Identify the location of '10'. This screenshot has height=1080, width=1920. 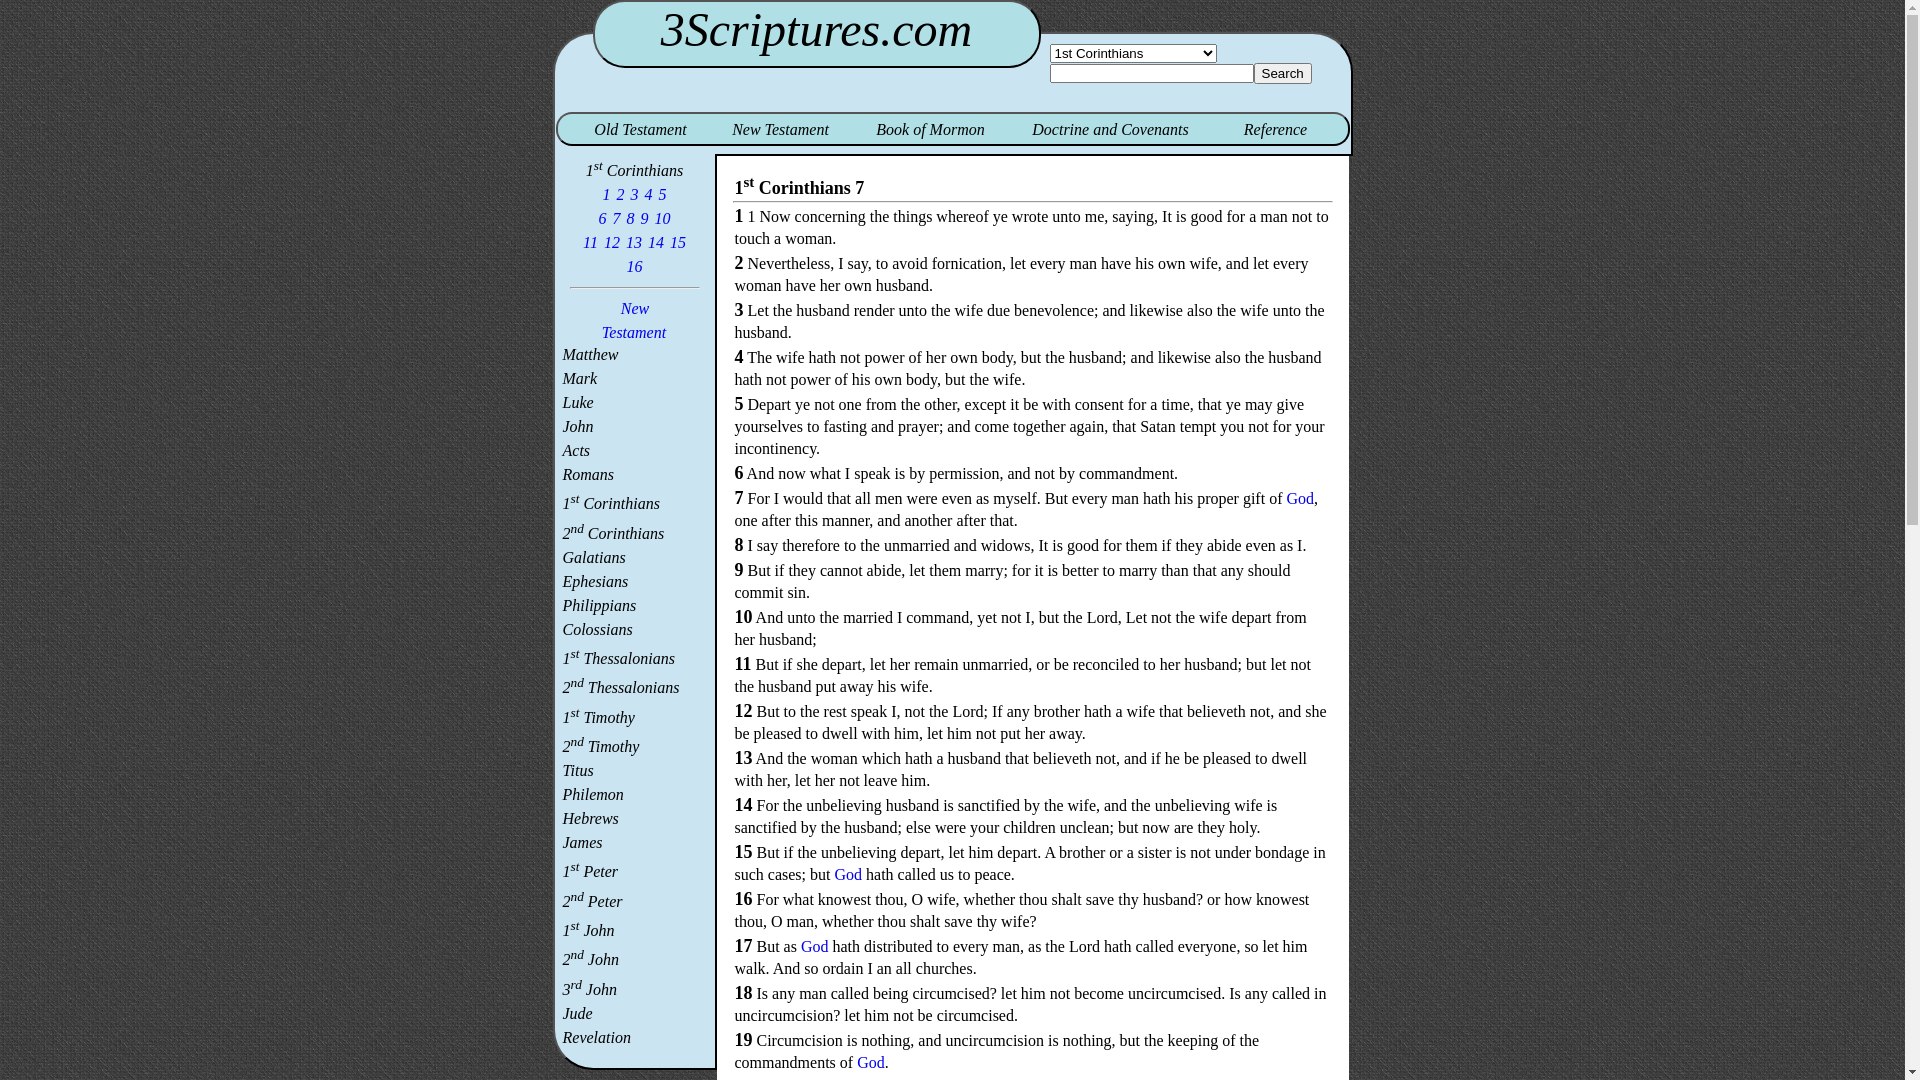
(653, 218).